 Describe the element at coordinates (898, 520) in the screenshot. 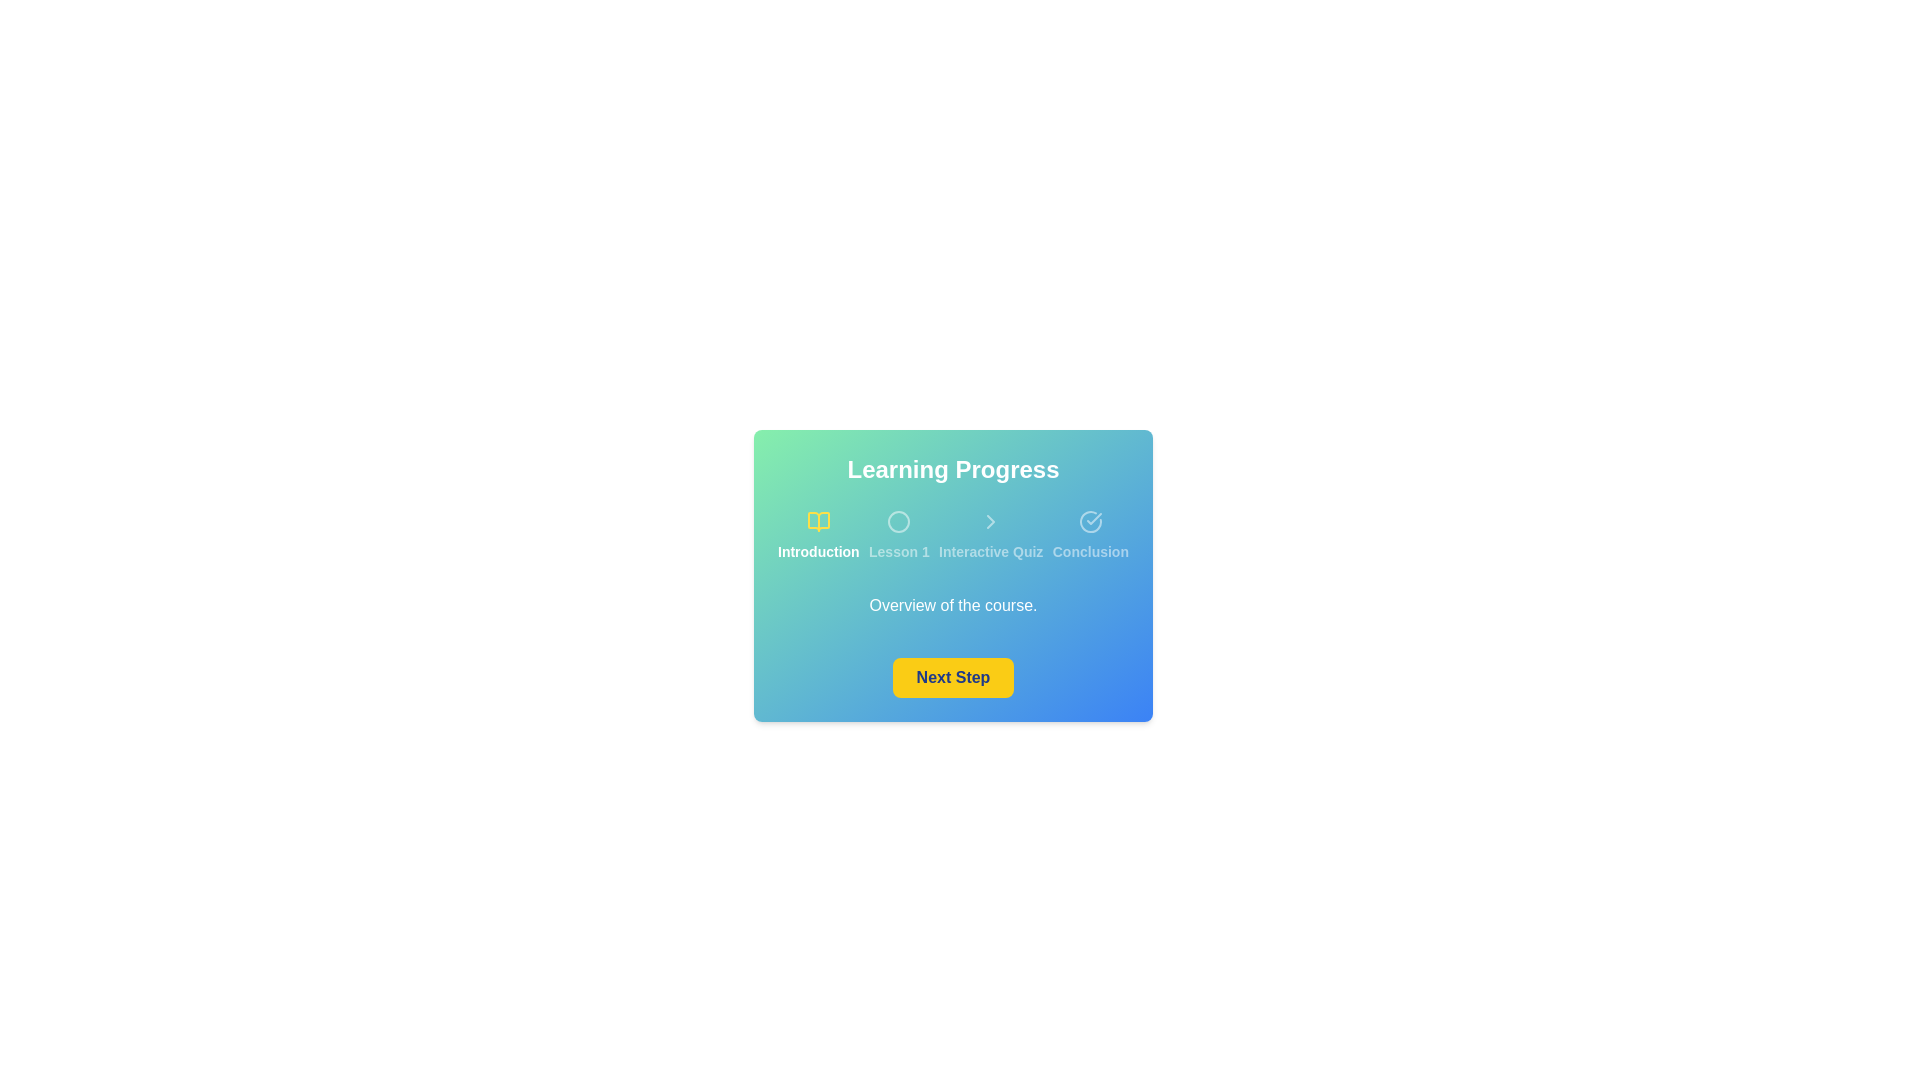

I see `the circular SVG element with a radius of 10 pixels, located near the 'Lesson 1' text label in the horizontal stepper component` at that location.